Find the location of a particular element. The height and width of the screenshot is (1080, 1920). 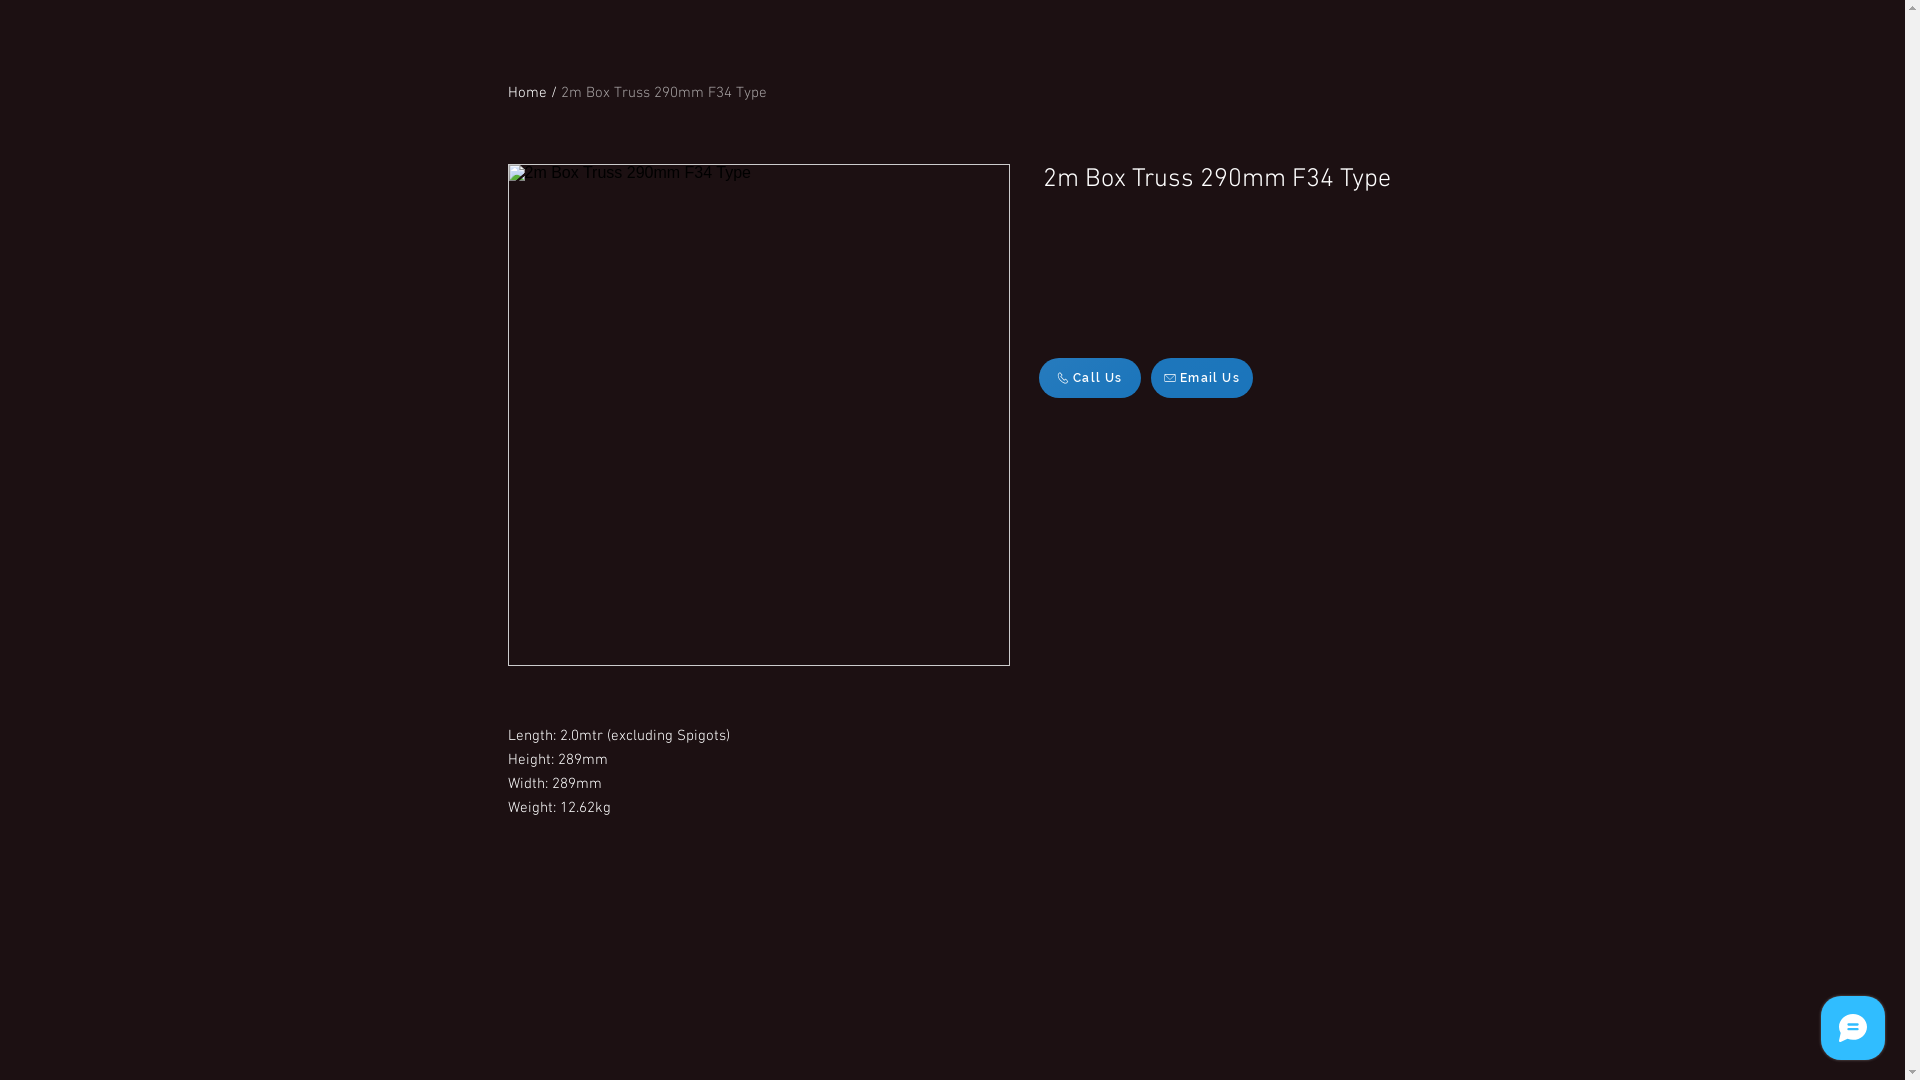

'Call Us' is located at coordinates (1088, 378).